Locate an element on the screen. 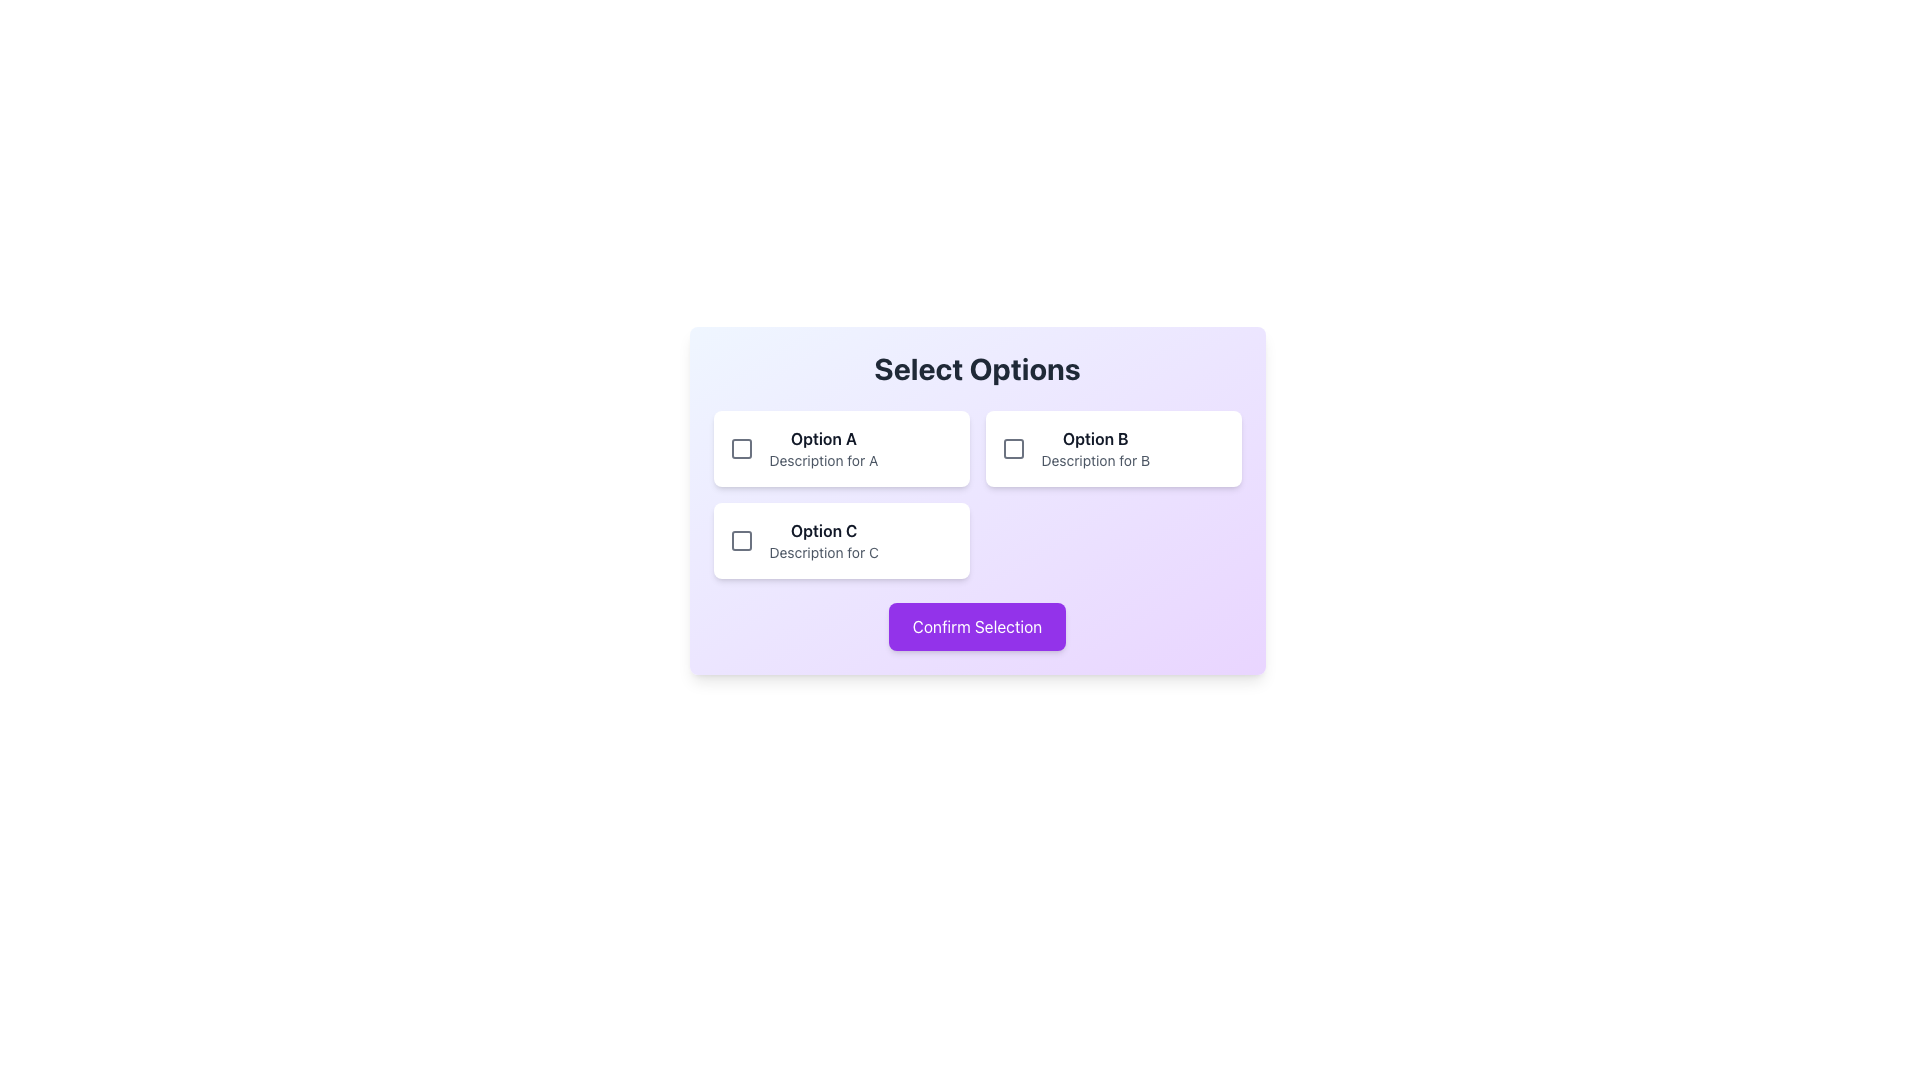  informational text label located in the right column below the title 'Option B', which provides context about this option is located at coordinates (1094, 461).